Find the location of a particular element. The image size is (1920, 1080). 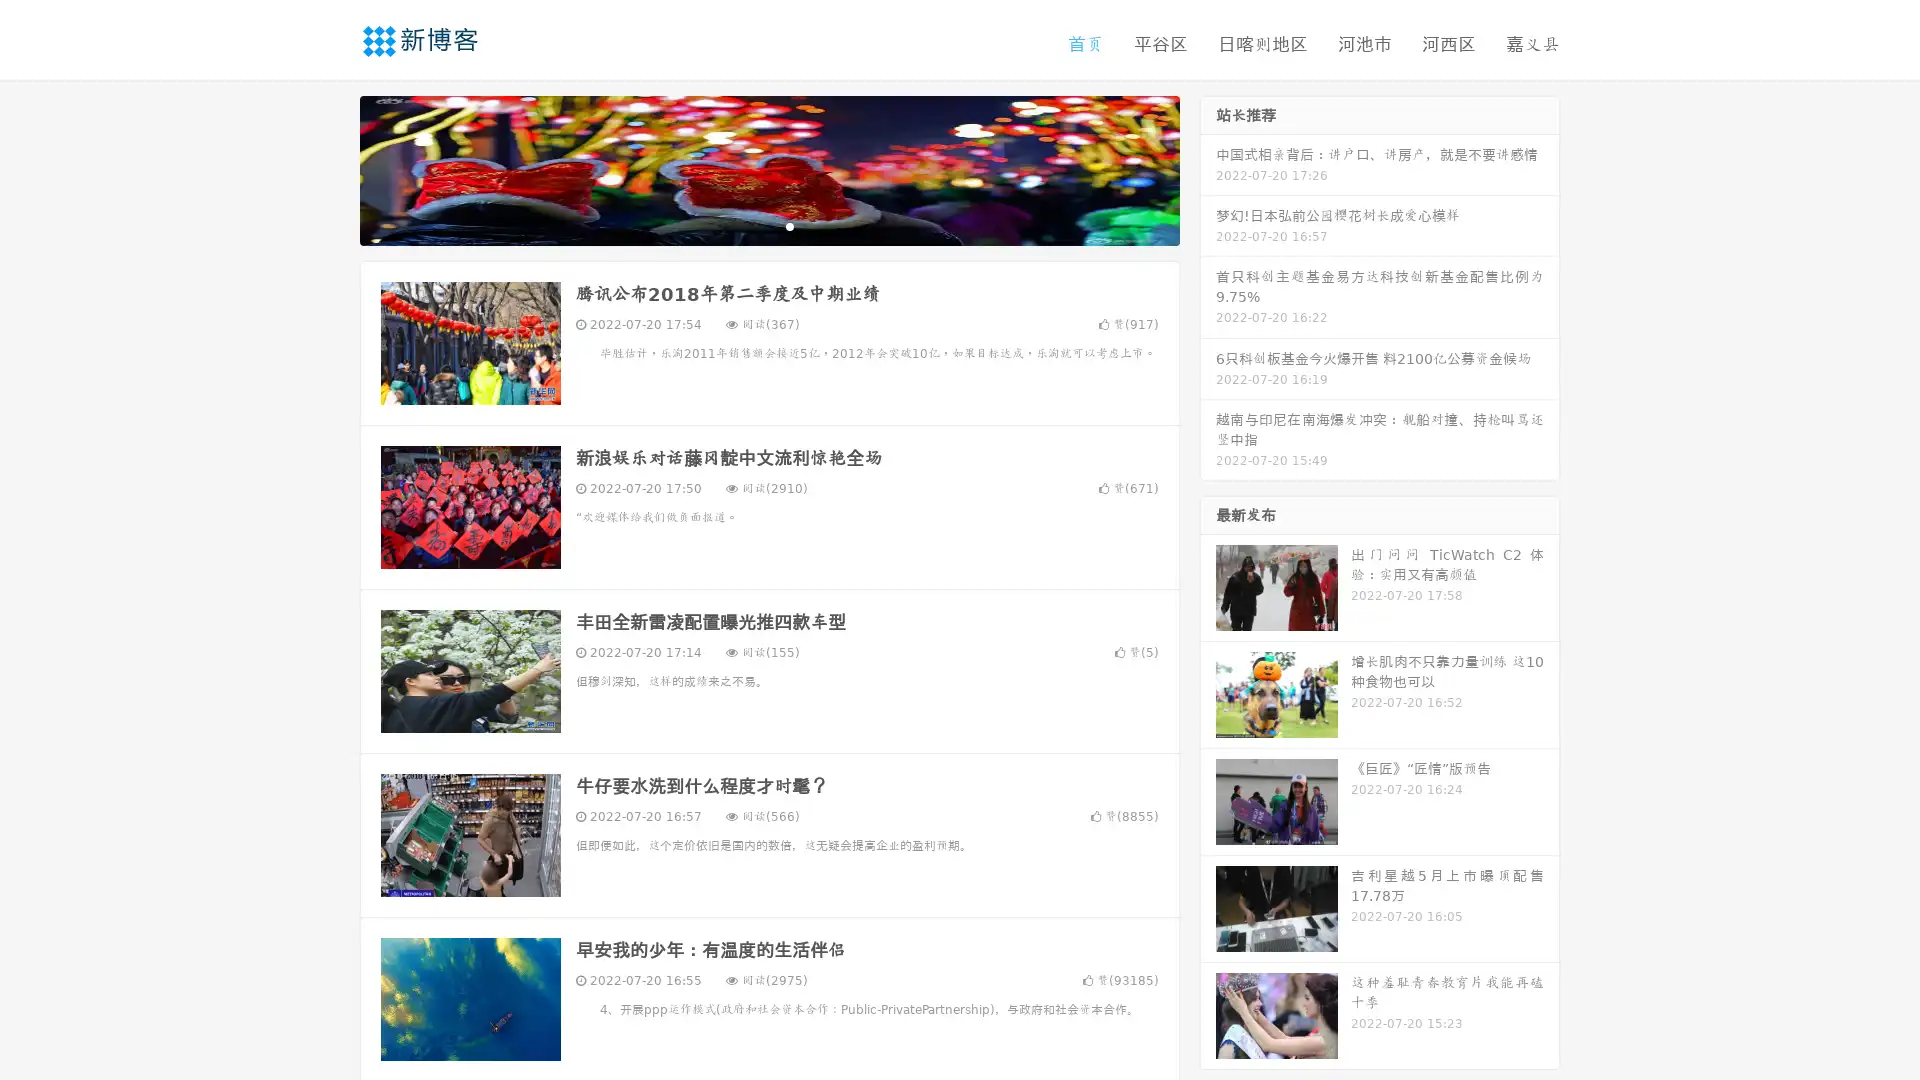

Go to slide 3 is located at coordinates (789, 225).